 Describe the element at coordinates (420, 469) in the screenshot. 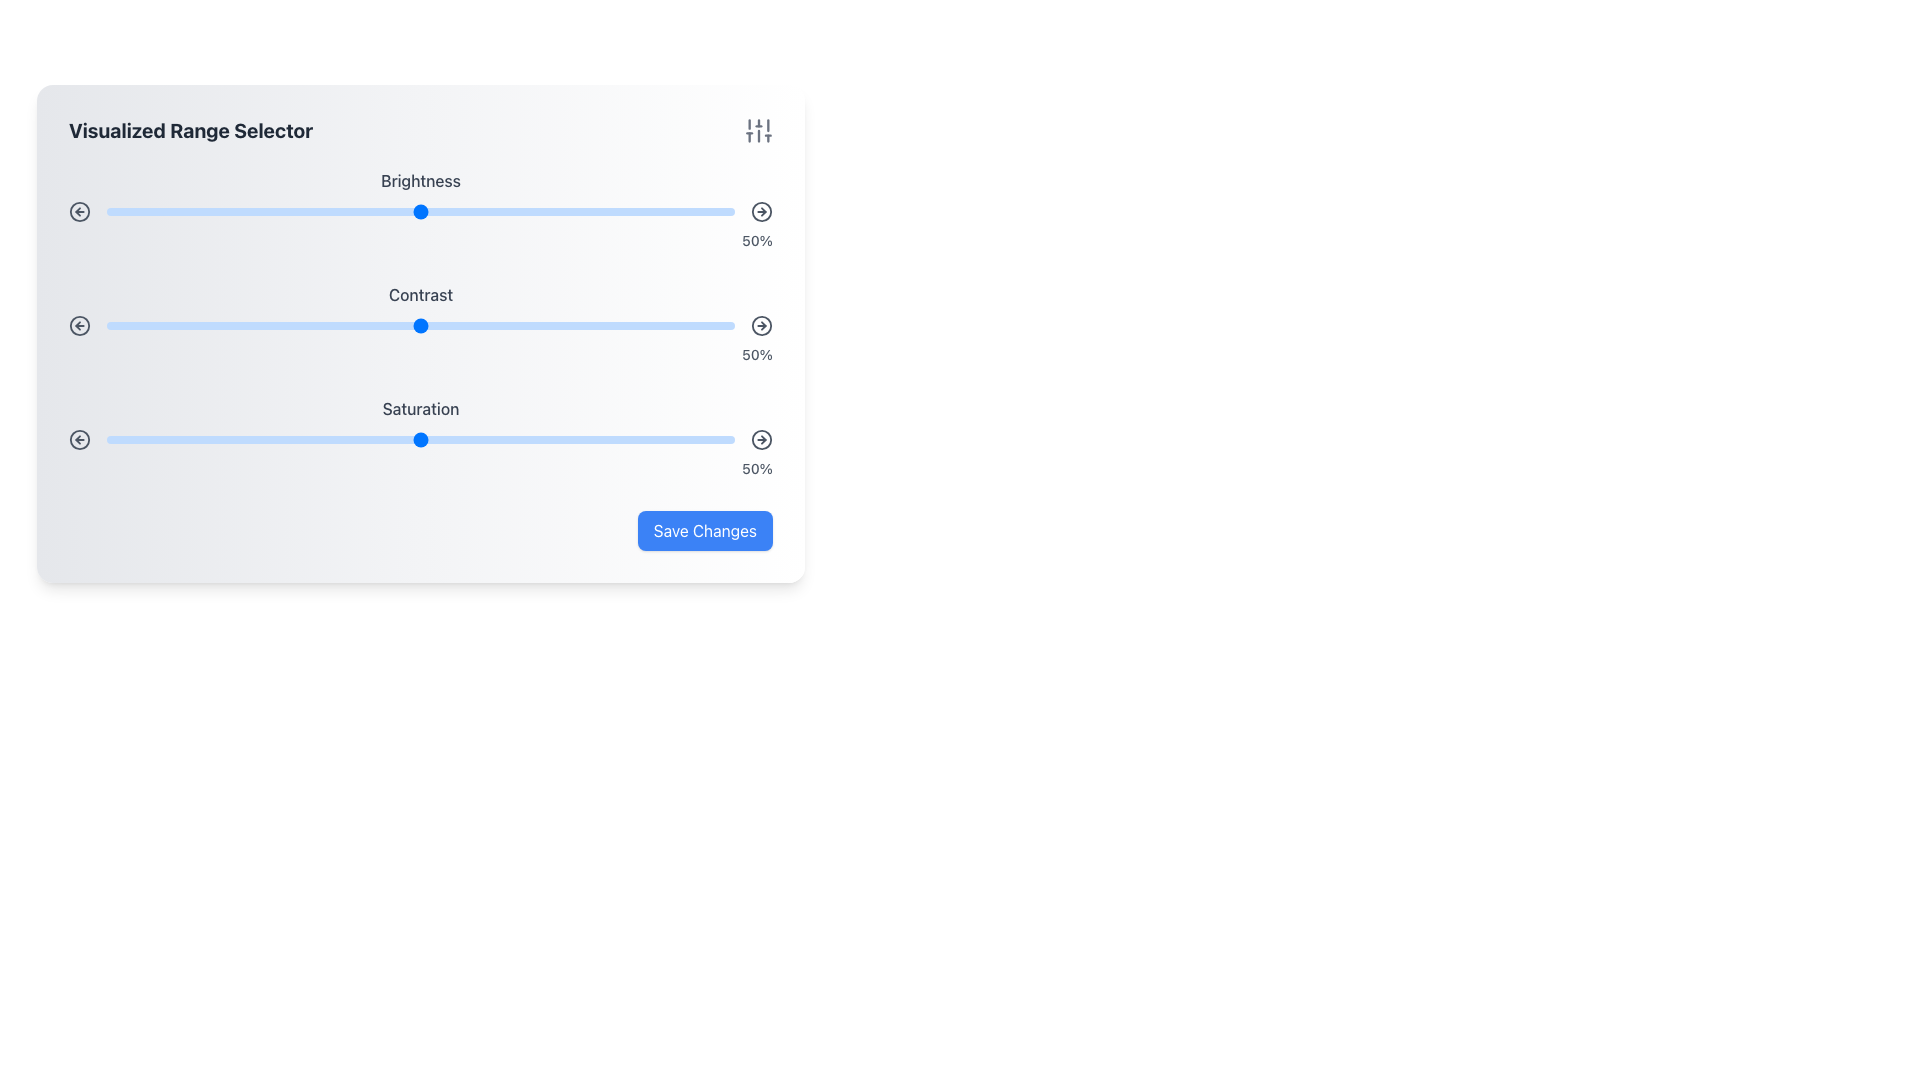

I see `the text label displaying '50%' which is styled with a gray color and positioned to the far right of the horizontal slider labeled 'Saturation'` at that location.